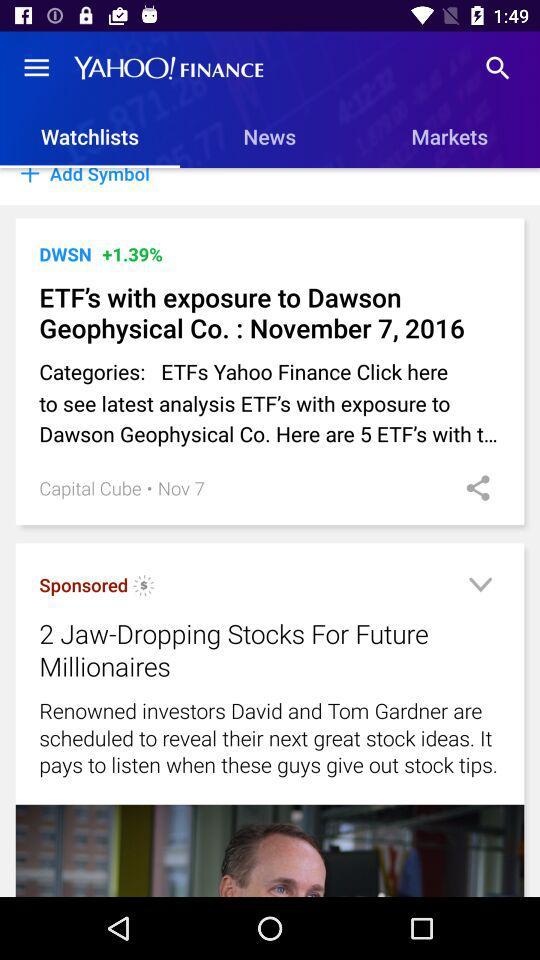 The image size is (540, 960). Describe the element at coordinates (245, 649) in the screenshot. I see `the 2 jaw dropping item` at that location.